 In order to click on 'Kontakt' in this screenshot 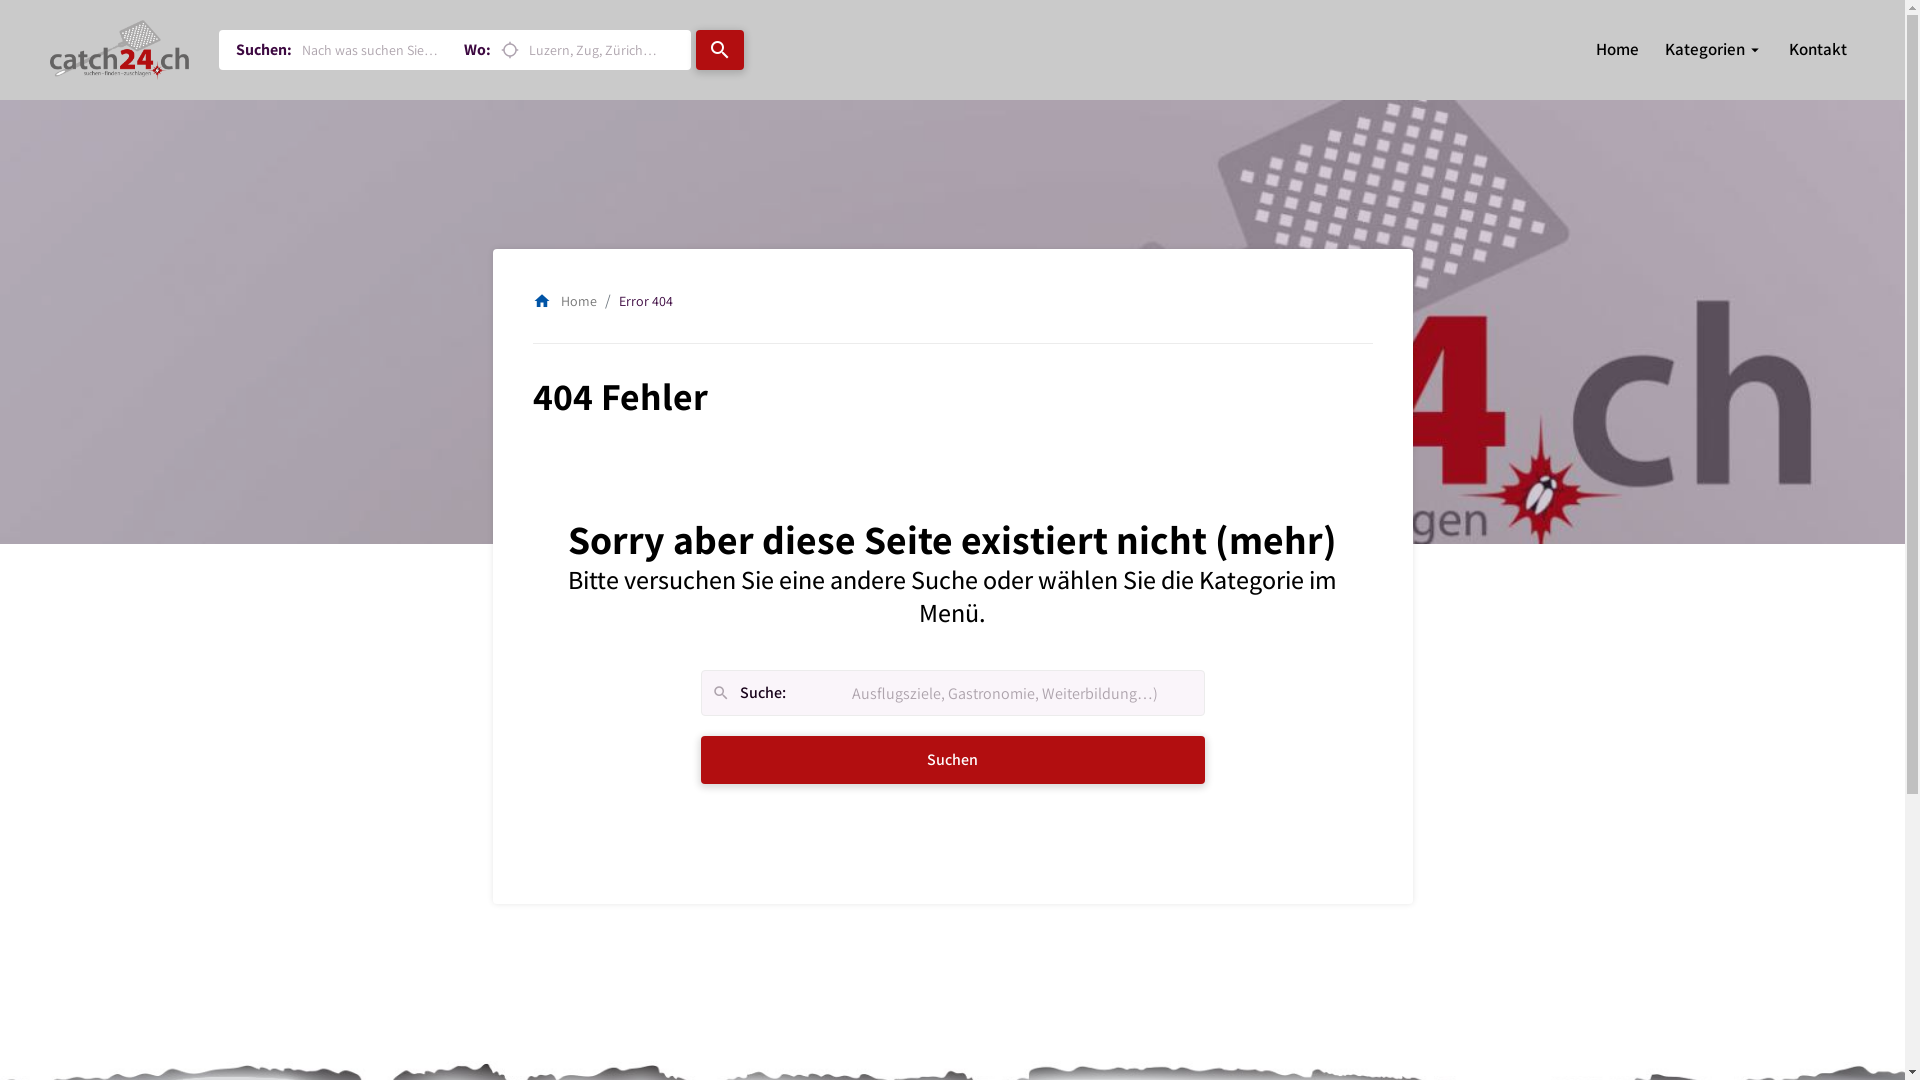, I will do `click(1818, 49)`.